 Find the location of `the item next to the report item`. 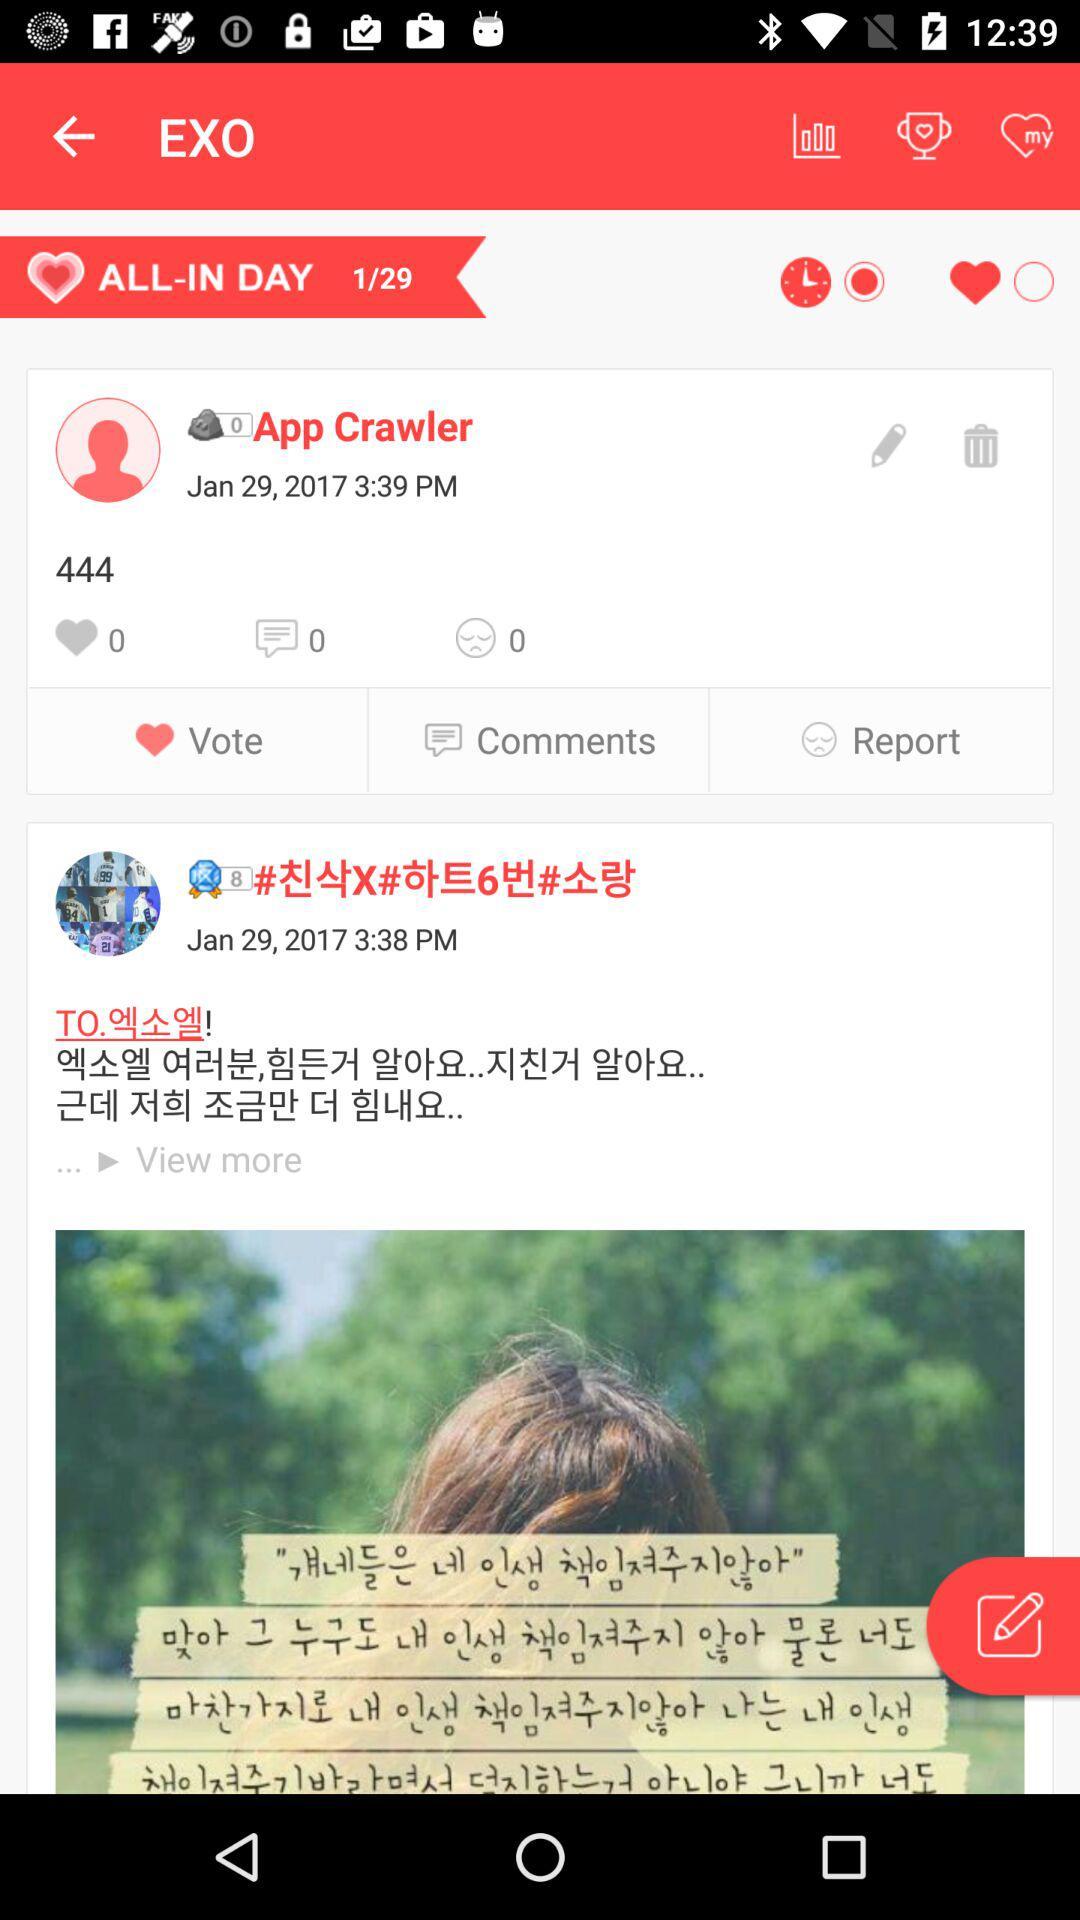

the item next to the report item is located at coordinates (825, 738).